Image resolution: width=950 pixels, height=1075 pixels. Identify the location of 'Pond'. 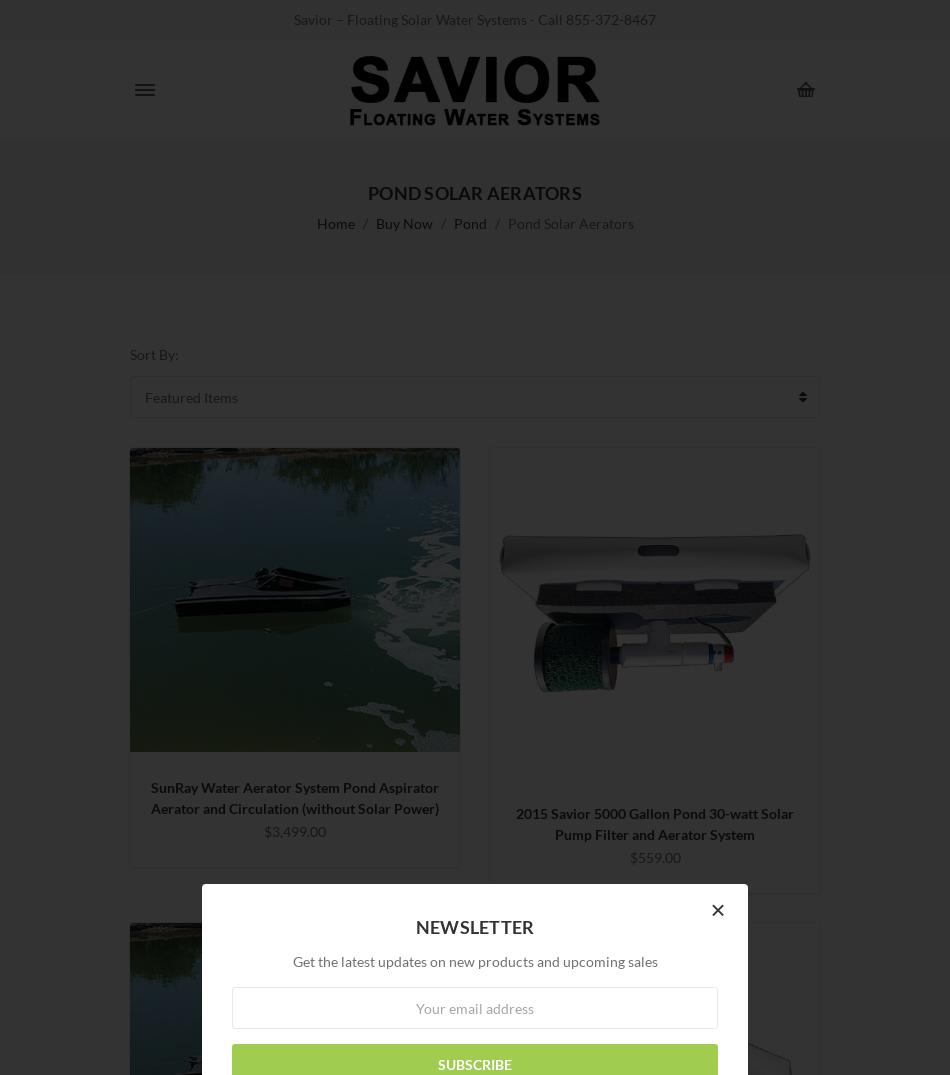
(451, 222).